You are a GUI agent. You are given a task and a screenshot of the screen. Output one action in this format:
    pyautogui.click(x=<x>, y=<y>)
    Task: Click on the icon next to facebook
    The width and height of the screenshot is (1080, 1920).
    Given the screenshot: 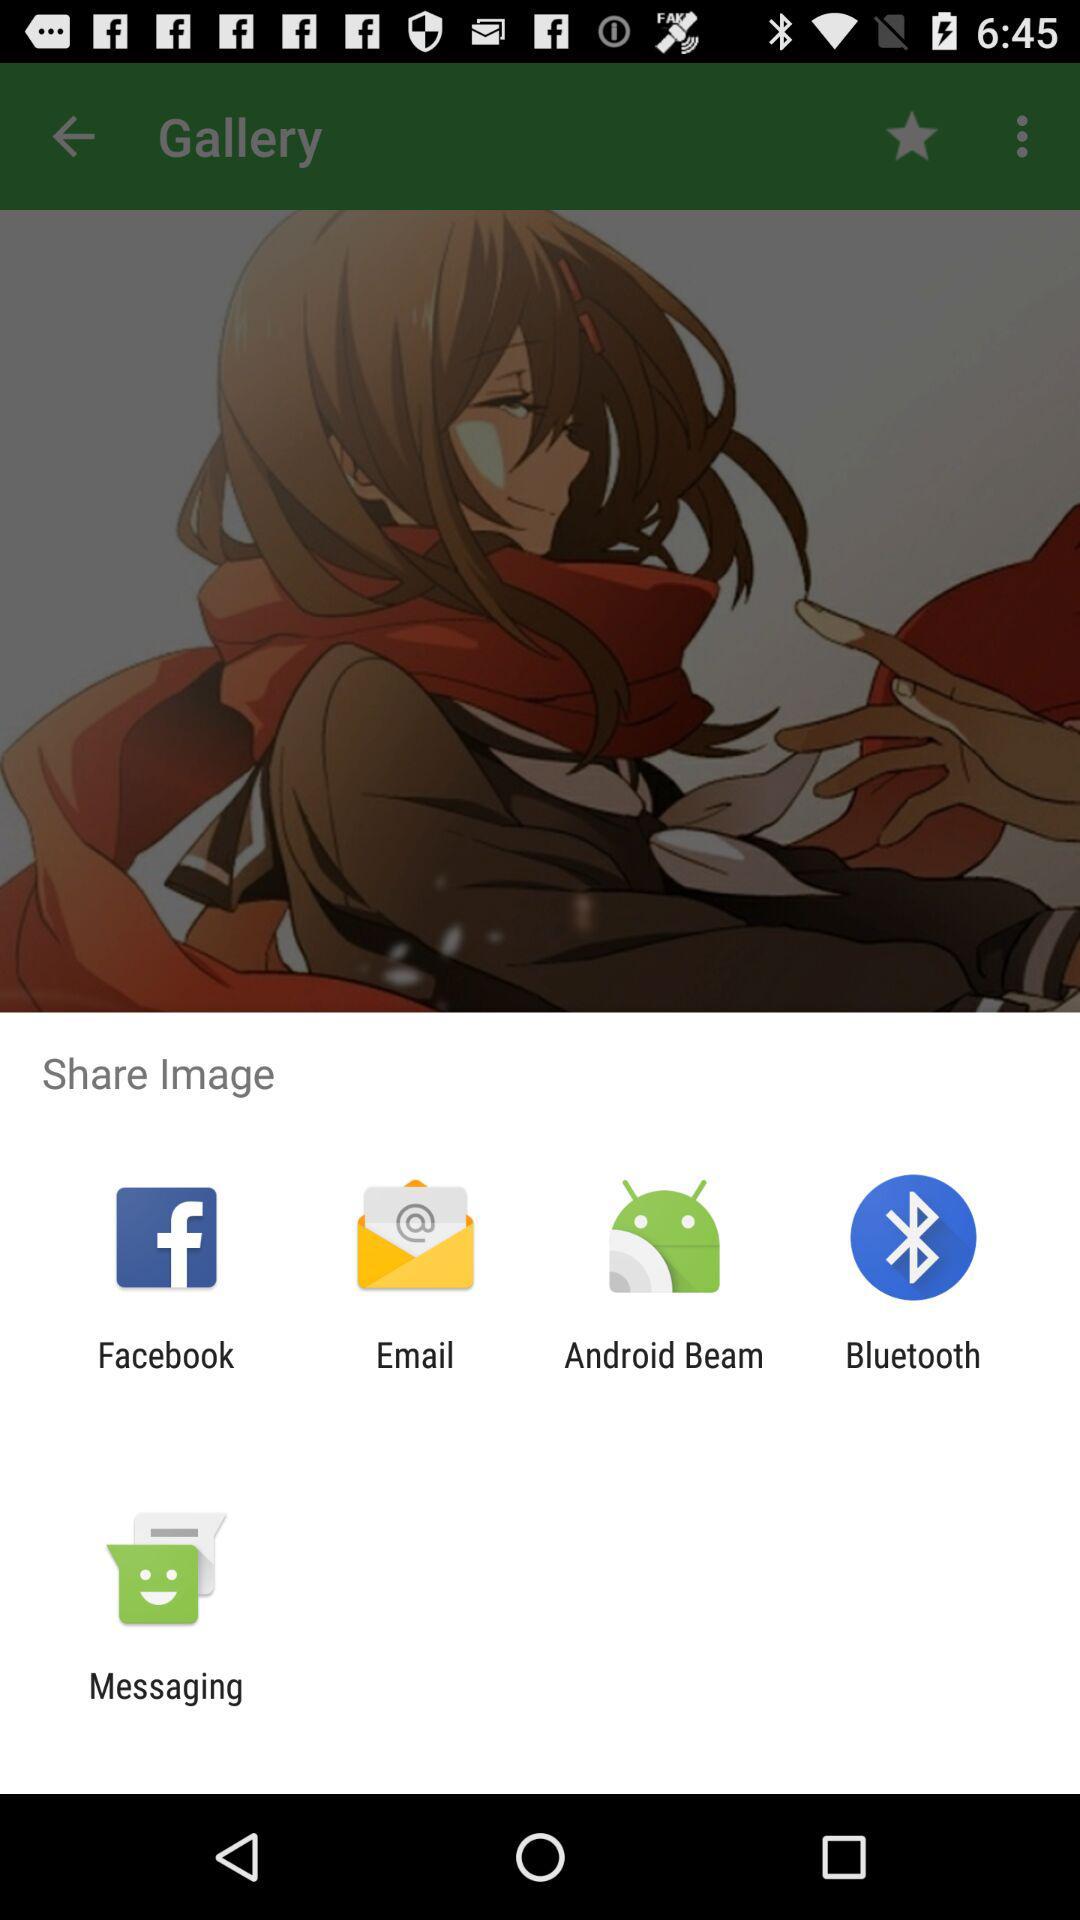 What is the action you would take?
    pyautogui.click(x=414, y=1374)
    